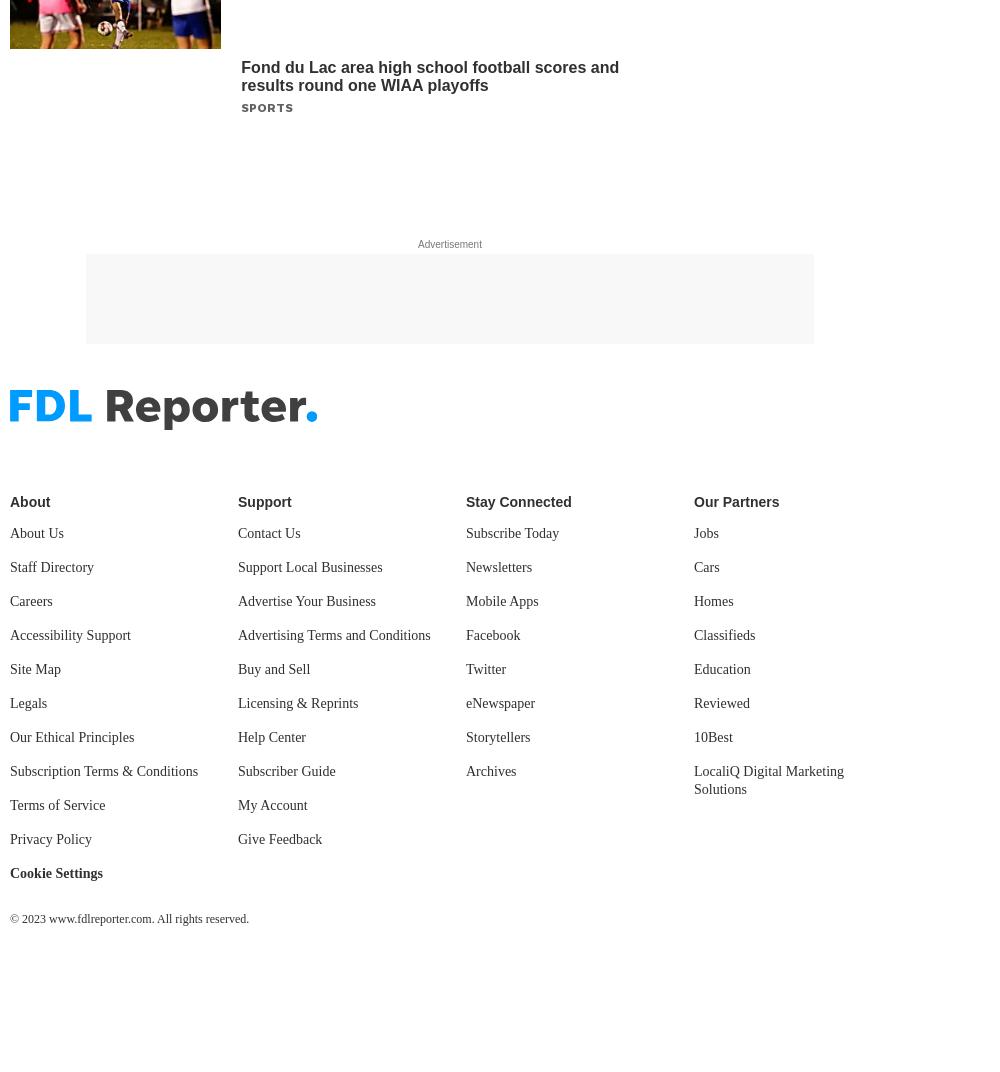  What do you see at coordinates (280, 838) in the screenshot?
I see `'Give Feedback'` at bounding box center [280, 838].